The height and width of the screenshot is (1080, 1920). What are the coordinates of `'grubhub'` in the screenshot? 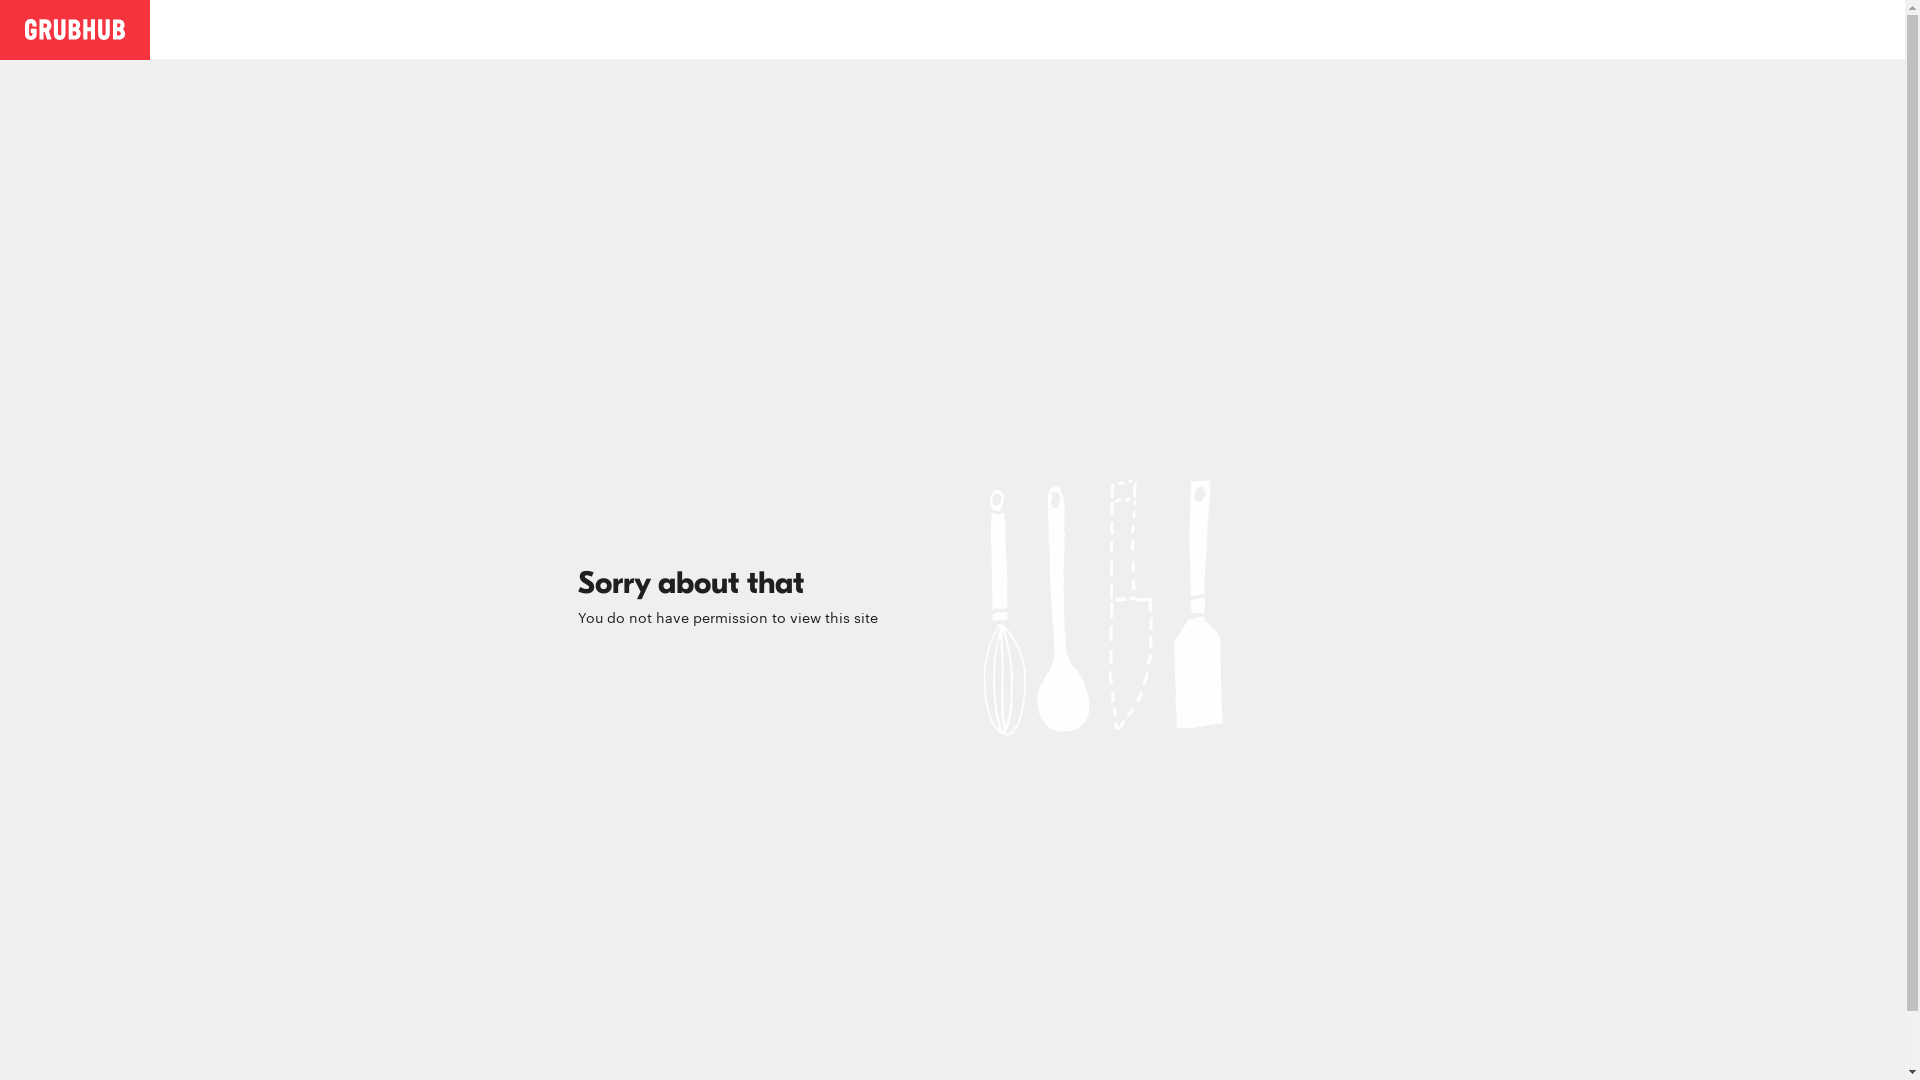 It's located at (24, 28).